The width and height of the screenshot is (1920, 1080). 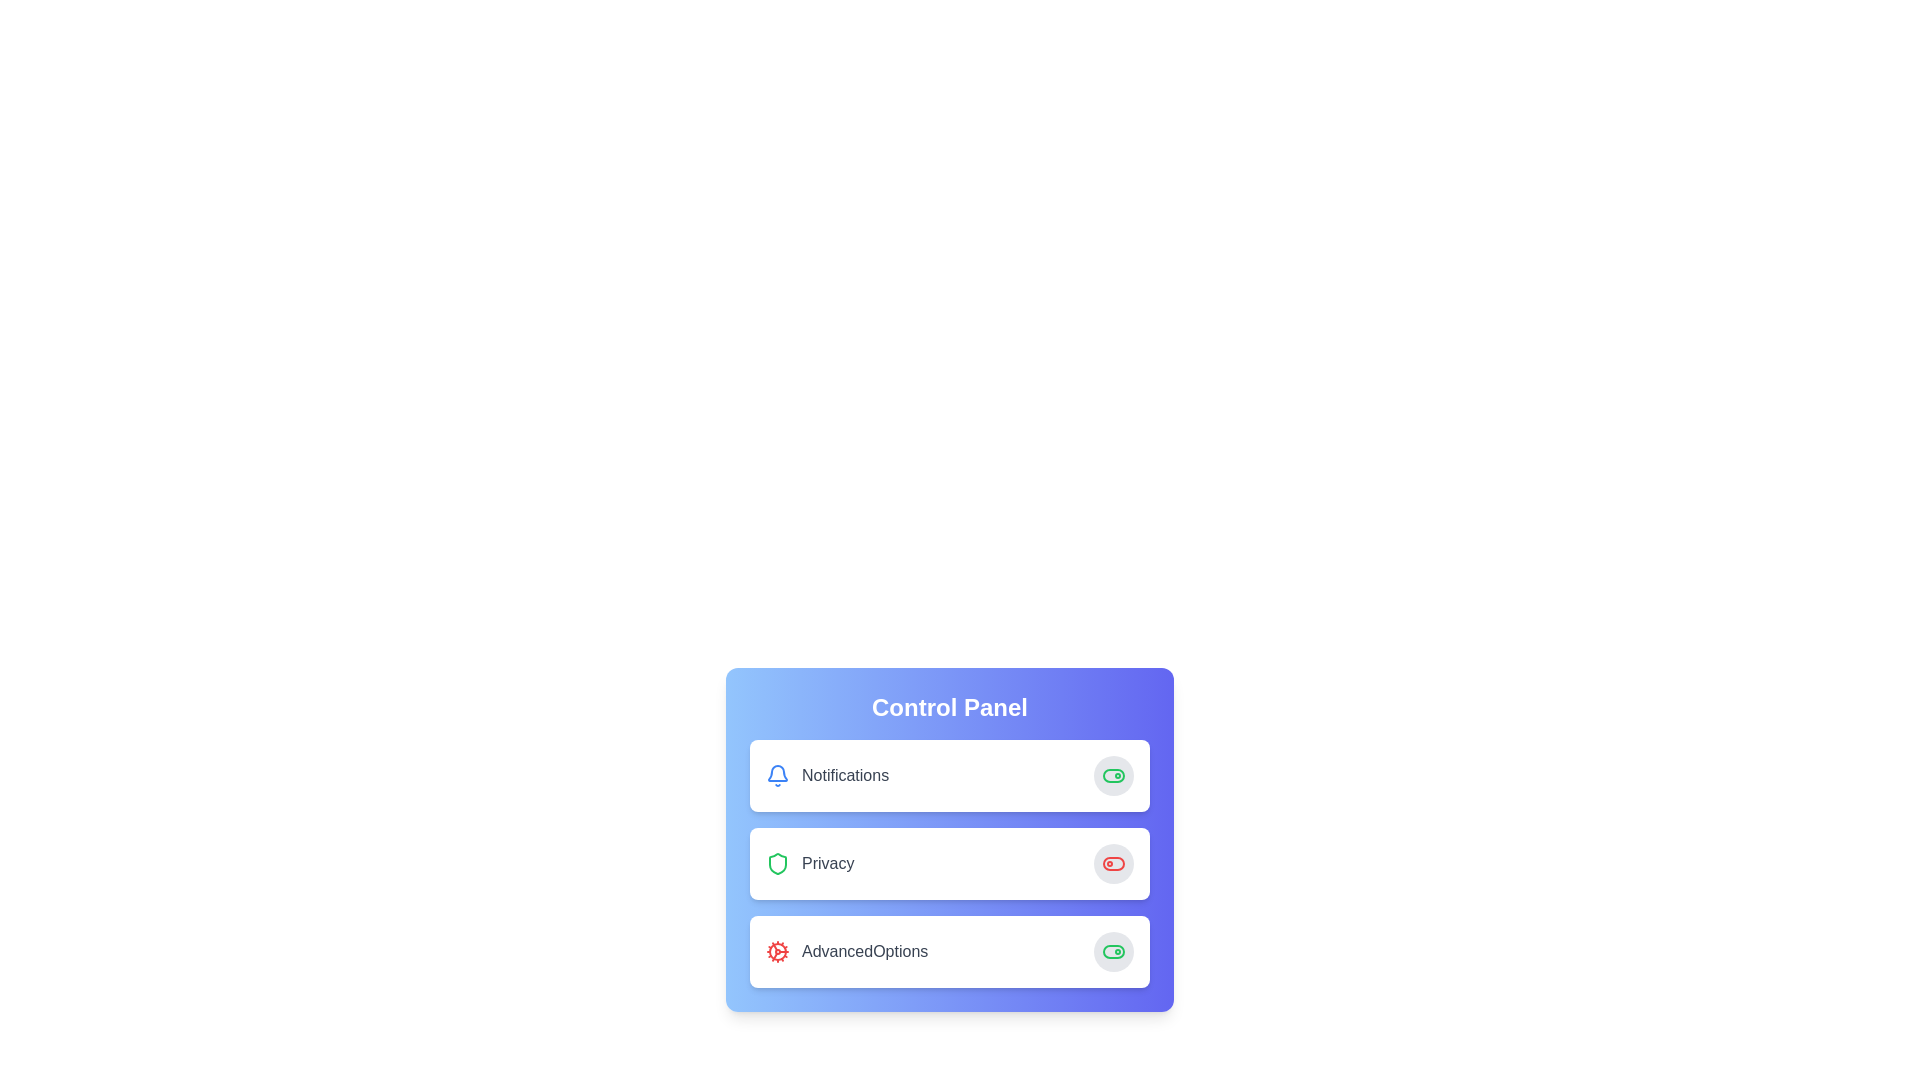 What do you see at coordinates (776, 863) in the screenshot?
I see `the green-colored shield icon located in the 'Privacy' row of the control panel interface` at bounding box center [776, 863].